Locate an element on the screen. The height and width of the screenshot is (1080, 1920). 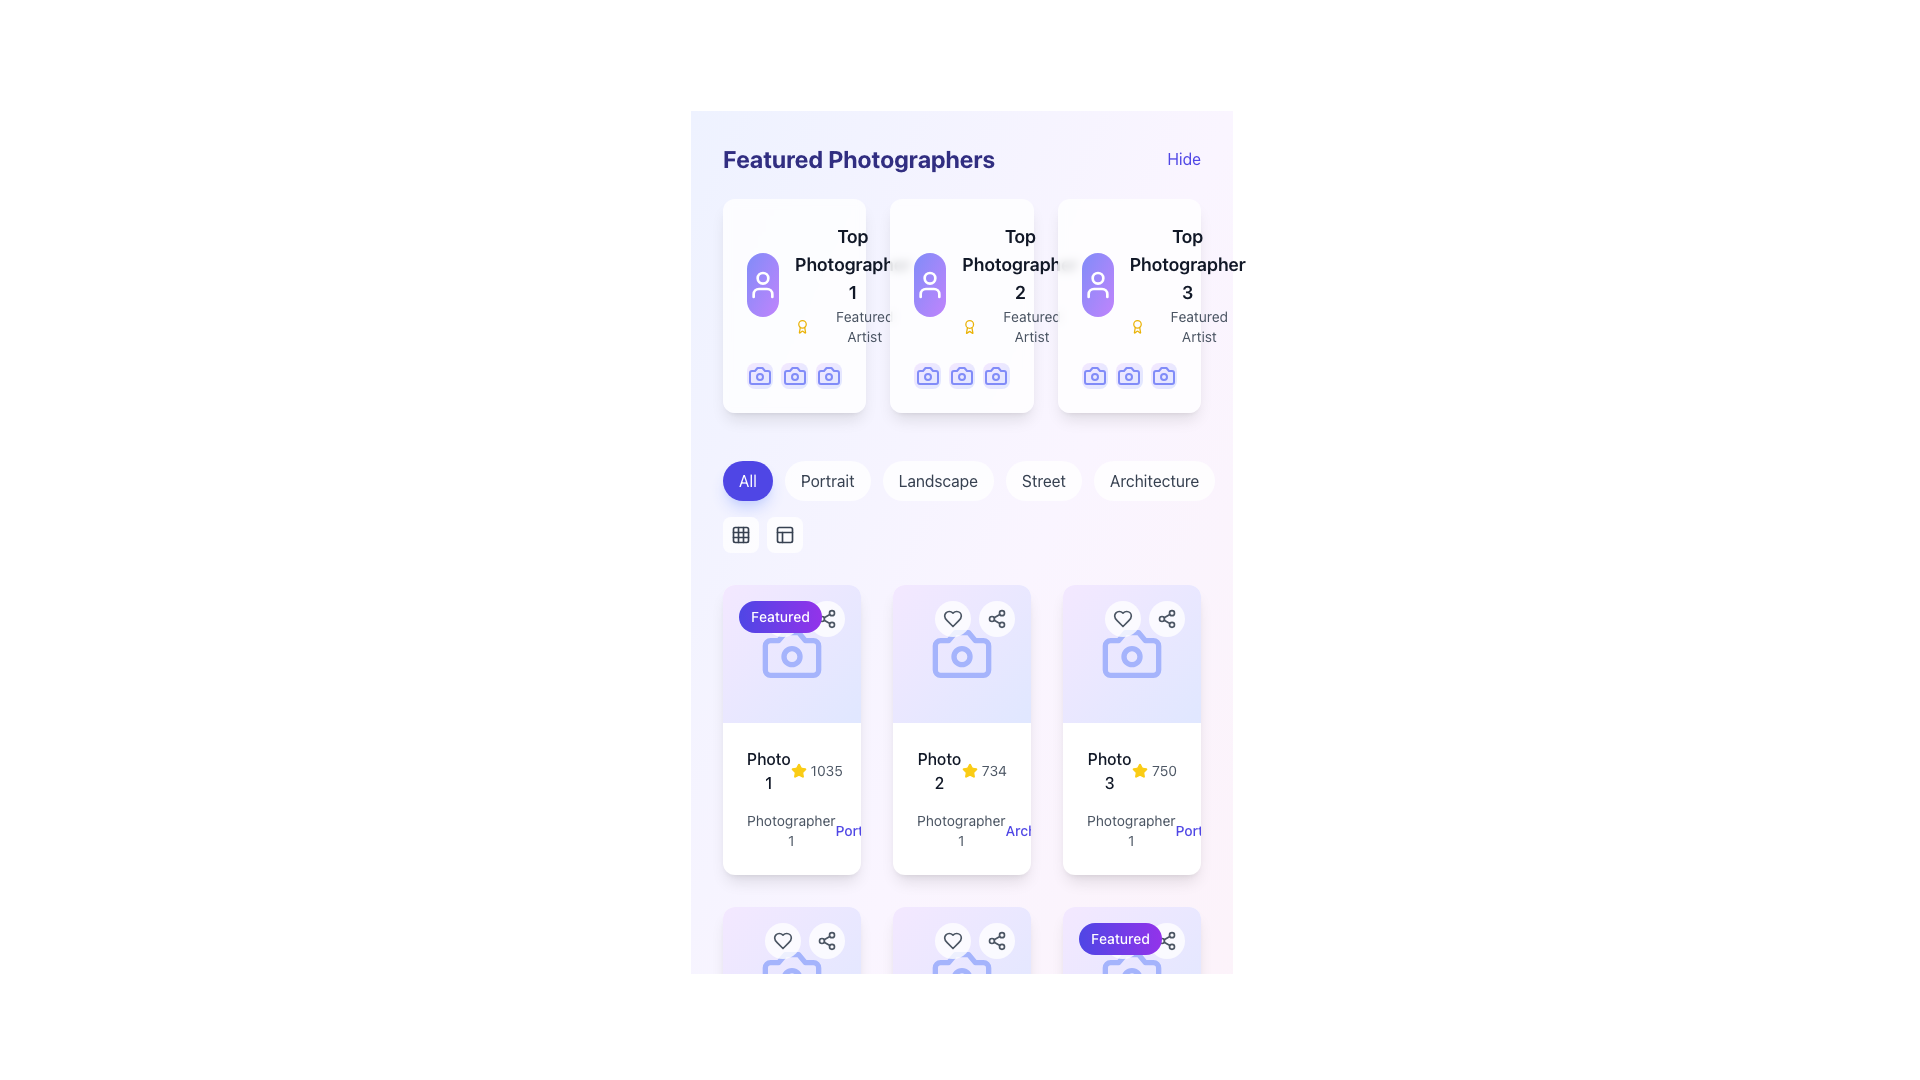
the 'Landscape' button to filter content by the landscape category, which is the third button in a horizontal row of five buttons labeled 'All', 'Portrait', 'Landscape', 'Street', and 'Architecture' is located at coordinates (937, 481).